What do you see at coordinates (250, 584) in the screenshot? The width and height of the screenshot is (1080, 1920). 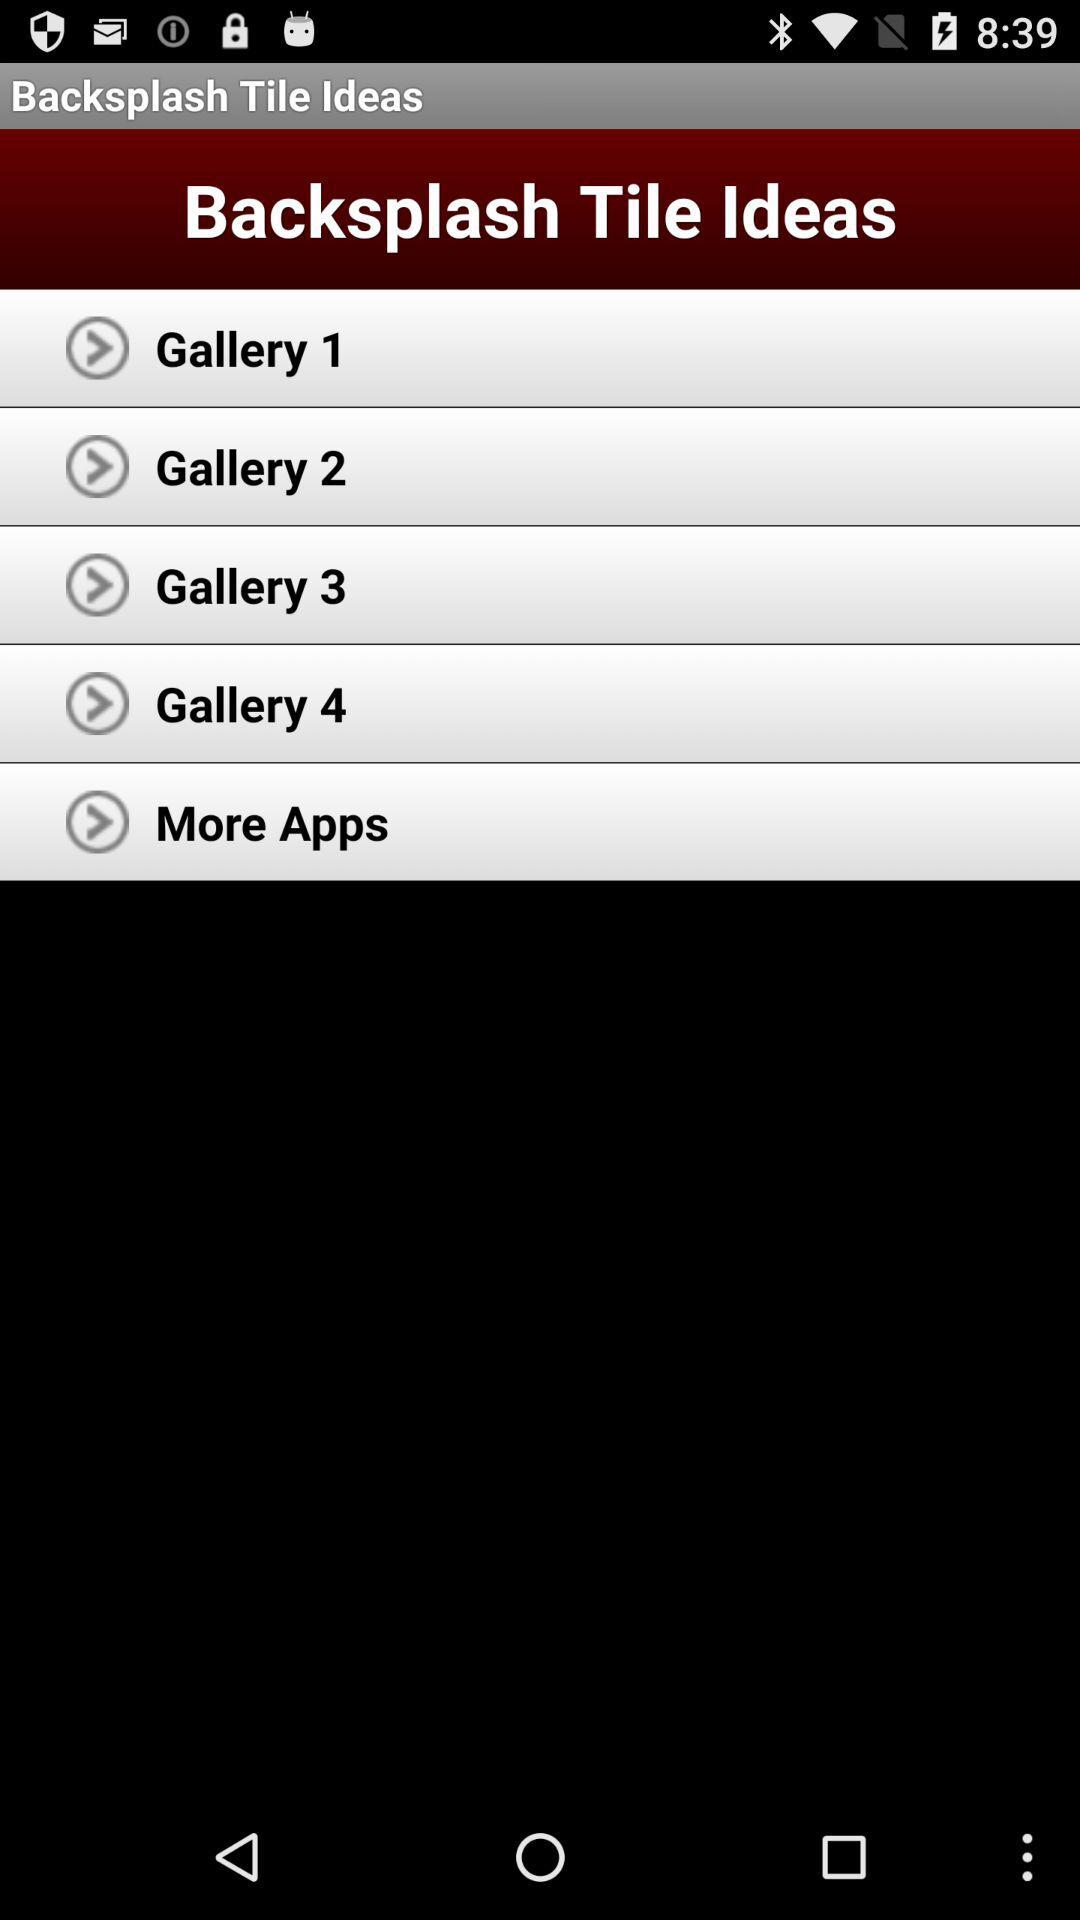 I see `icon below gallery 2 item` at bounding box center [250, 584].